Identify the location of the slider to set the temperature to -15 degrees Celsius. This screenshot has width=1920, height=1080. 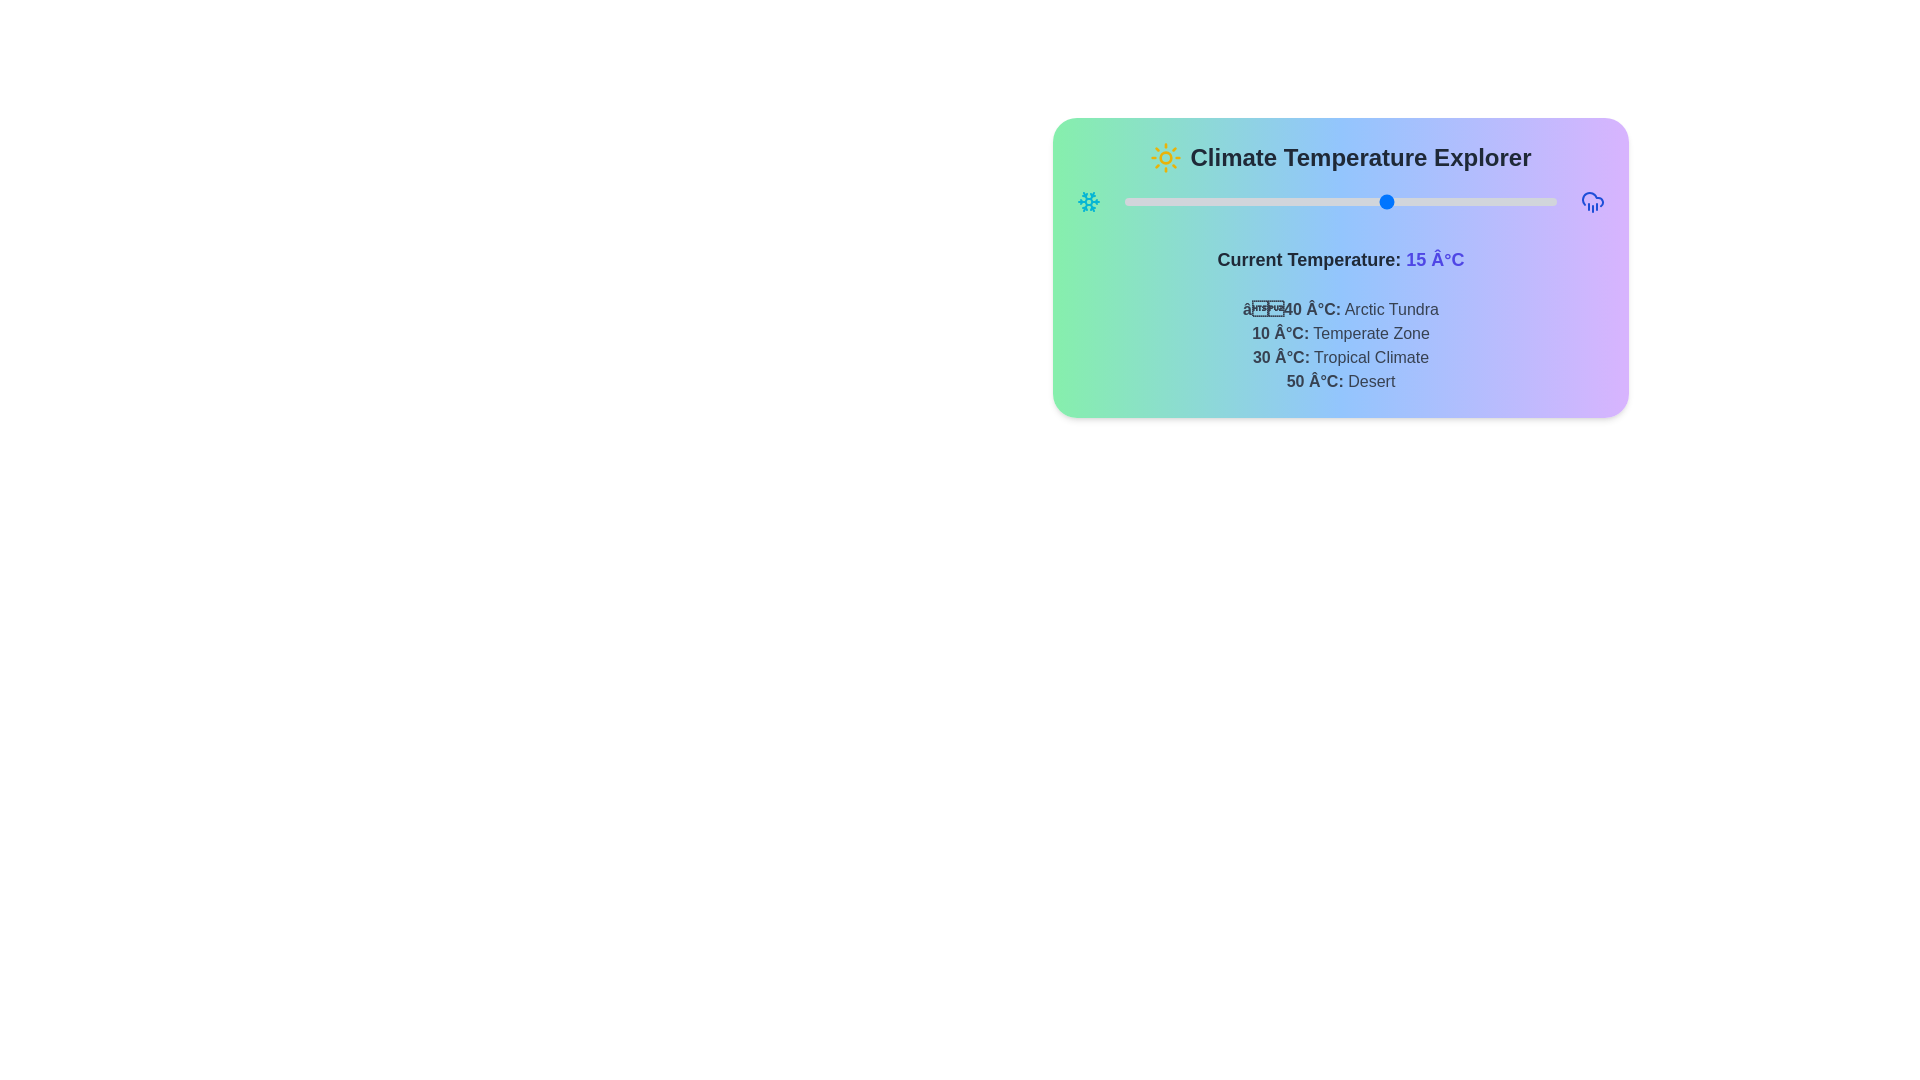
(1243, 201).